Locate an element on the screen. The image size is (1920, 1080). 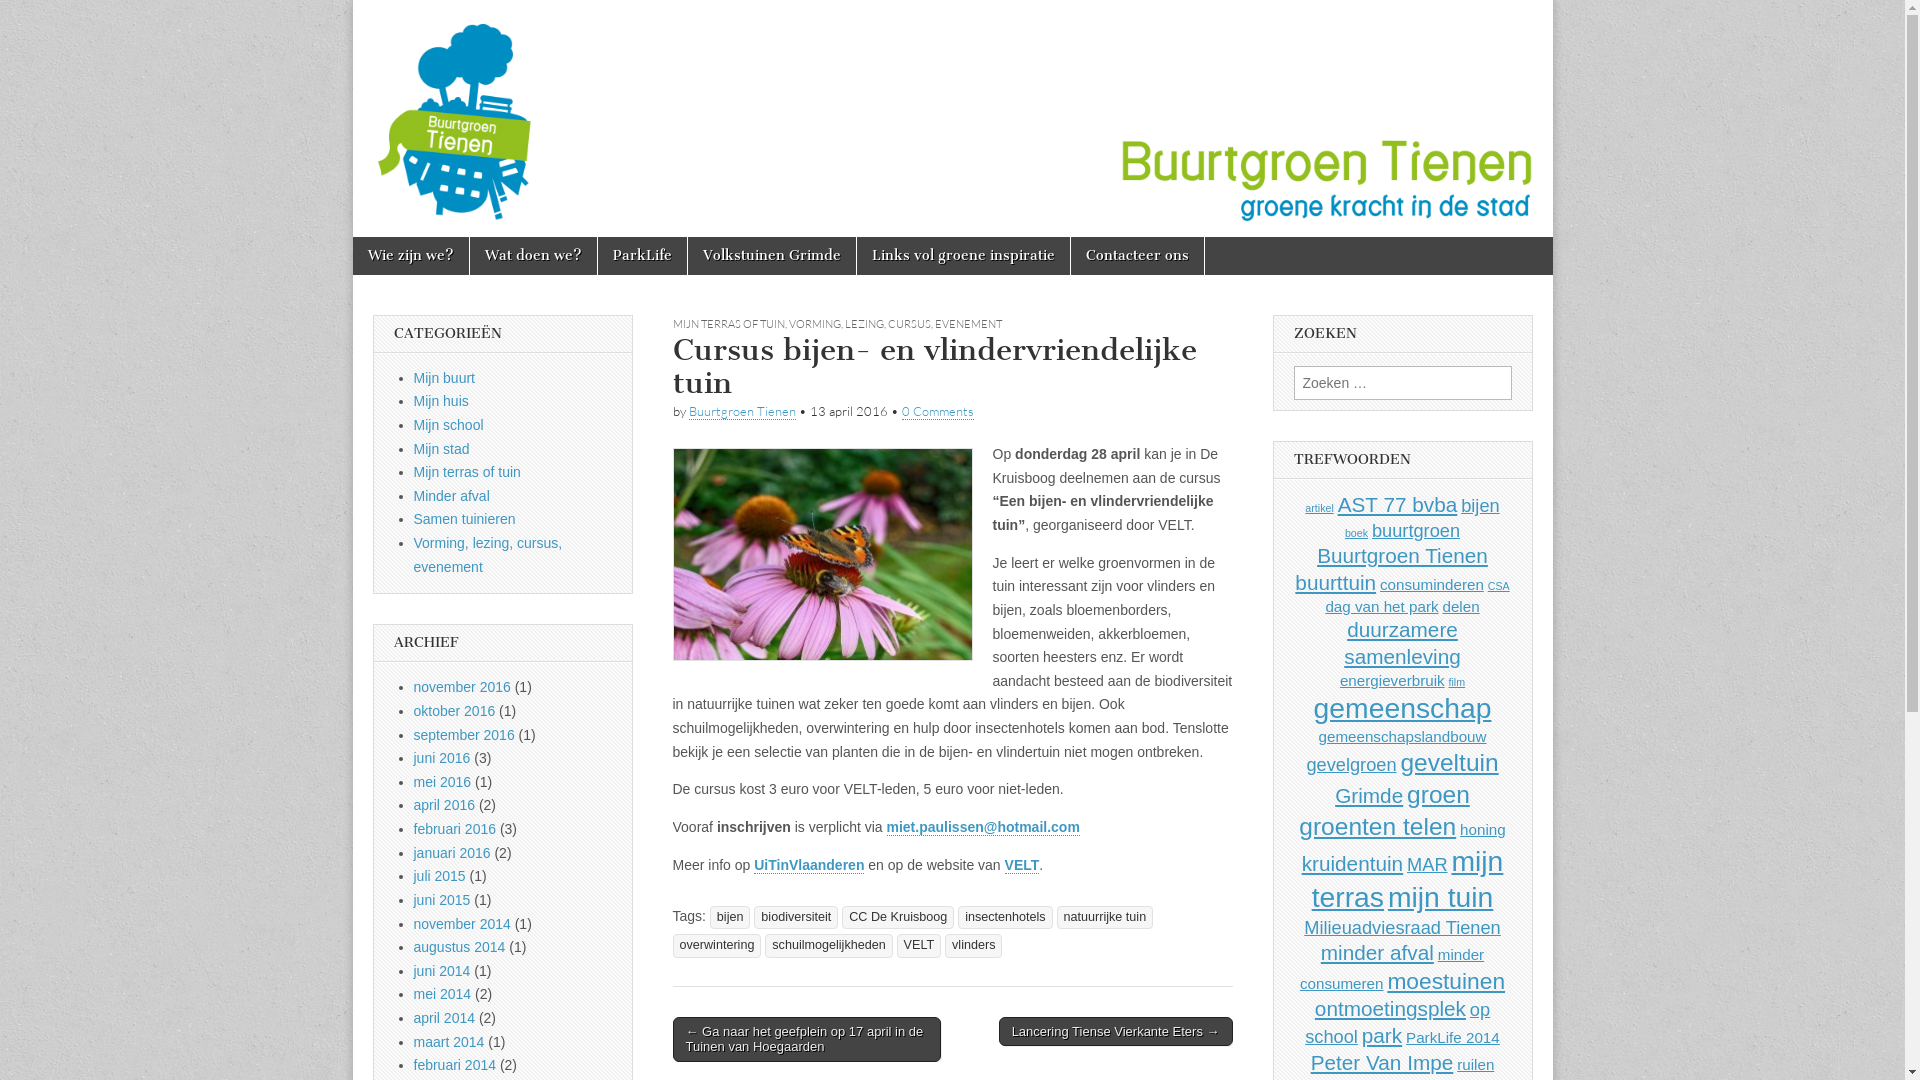
'Vorming, lezing, cursus, evenement' is located at coordinates (488, 555).